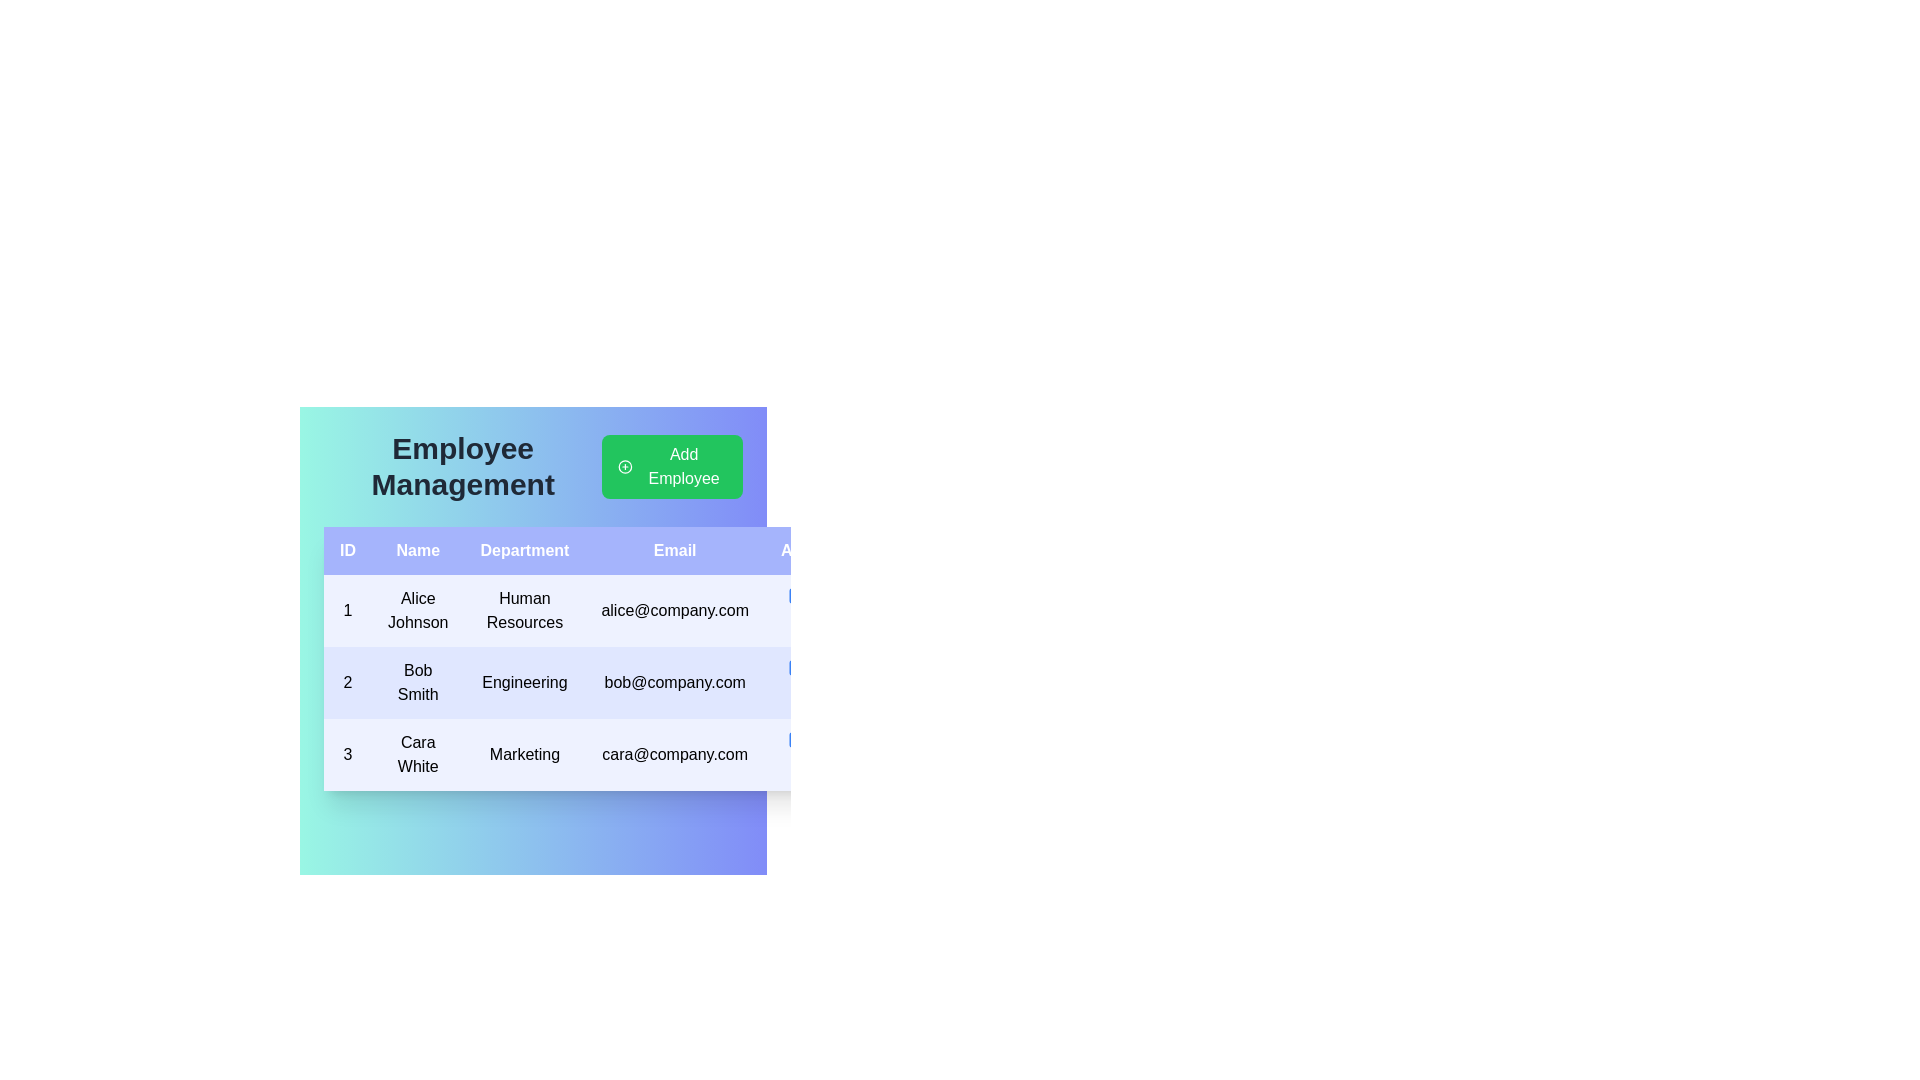 The image size is (1920, 1080). I want to click on the first row in the Employee Management table that contains information for 'Alice Johnson', which includes their ID, name, department, and email, so click(588, 609).